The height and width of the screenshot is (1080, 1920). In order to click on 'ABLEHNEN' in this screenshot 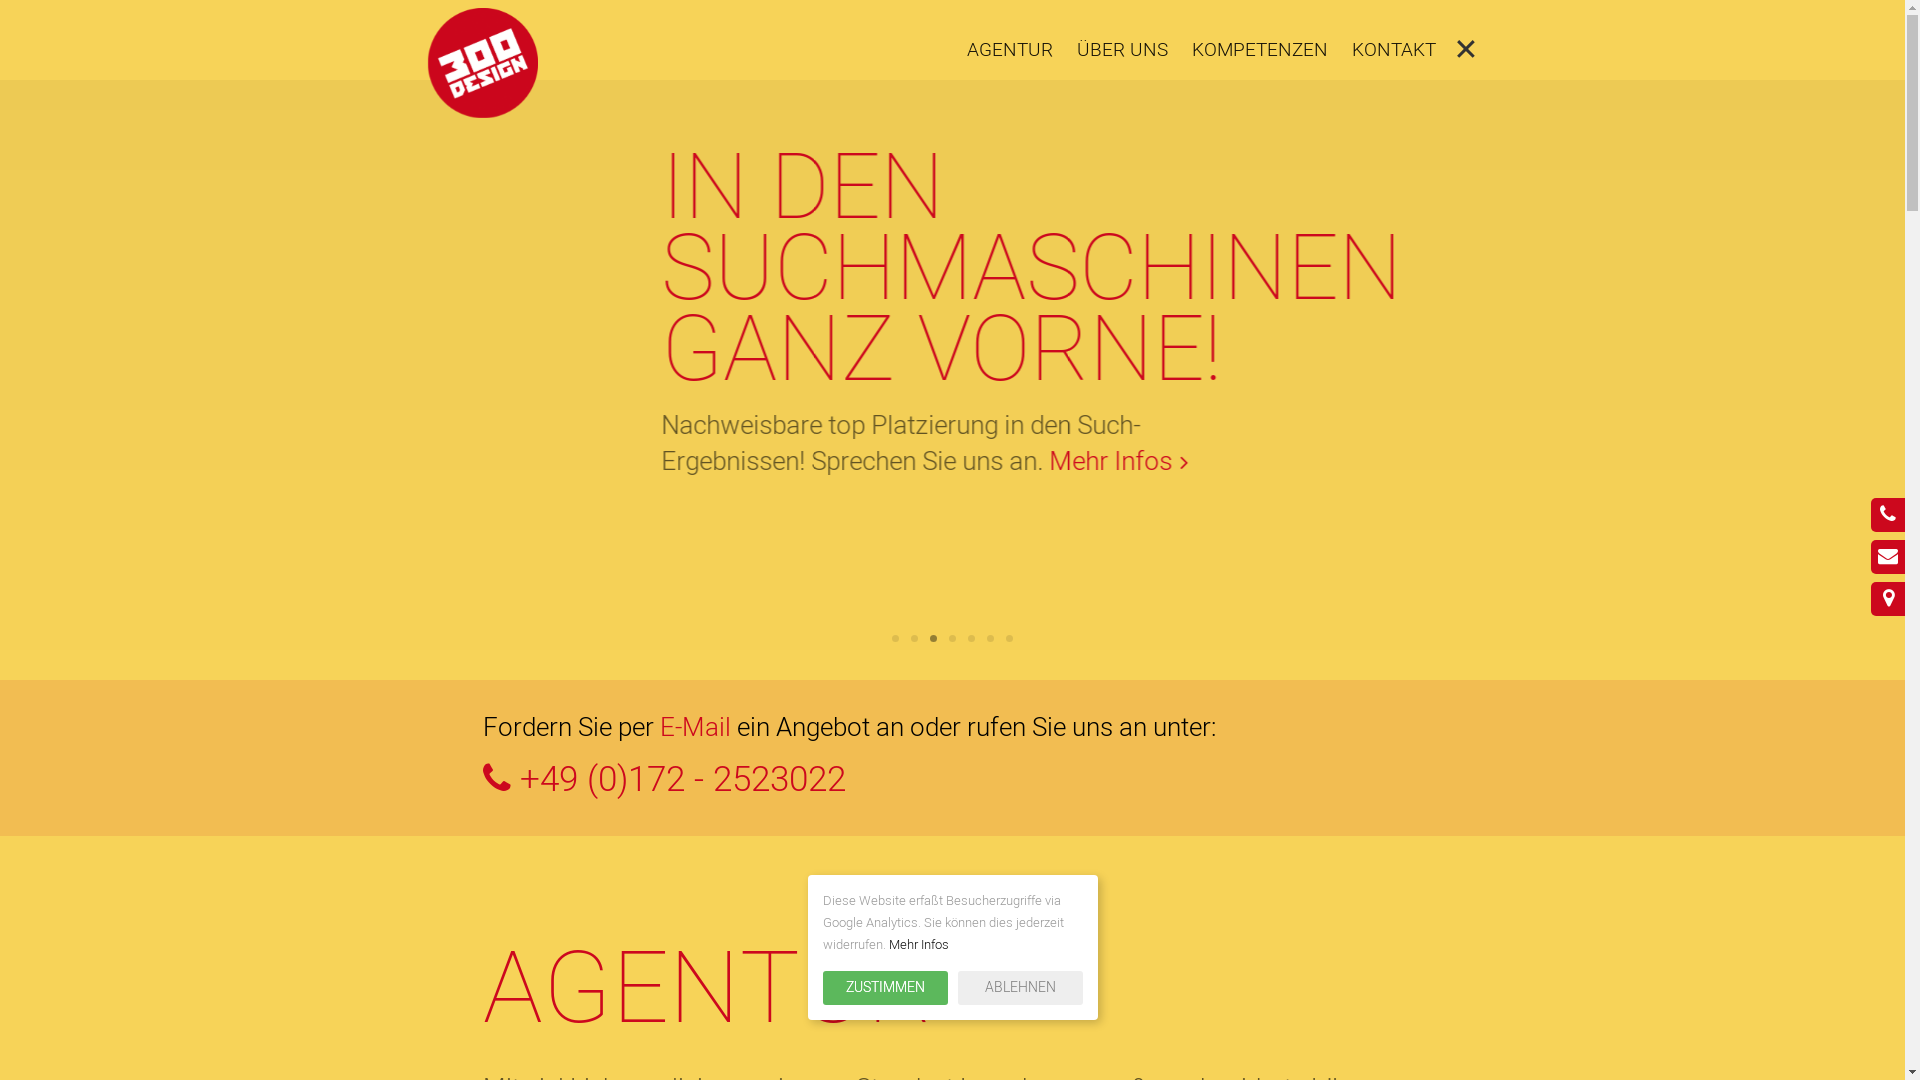, I will do `click(1020, 986)`.